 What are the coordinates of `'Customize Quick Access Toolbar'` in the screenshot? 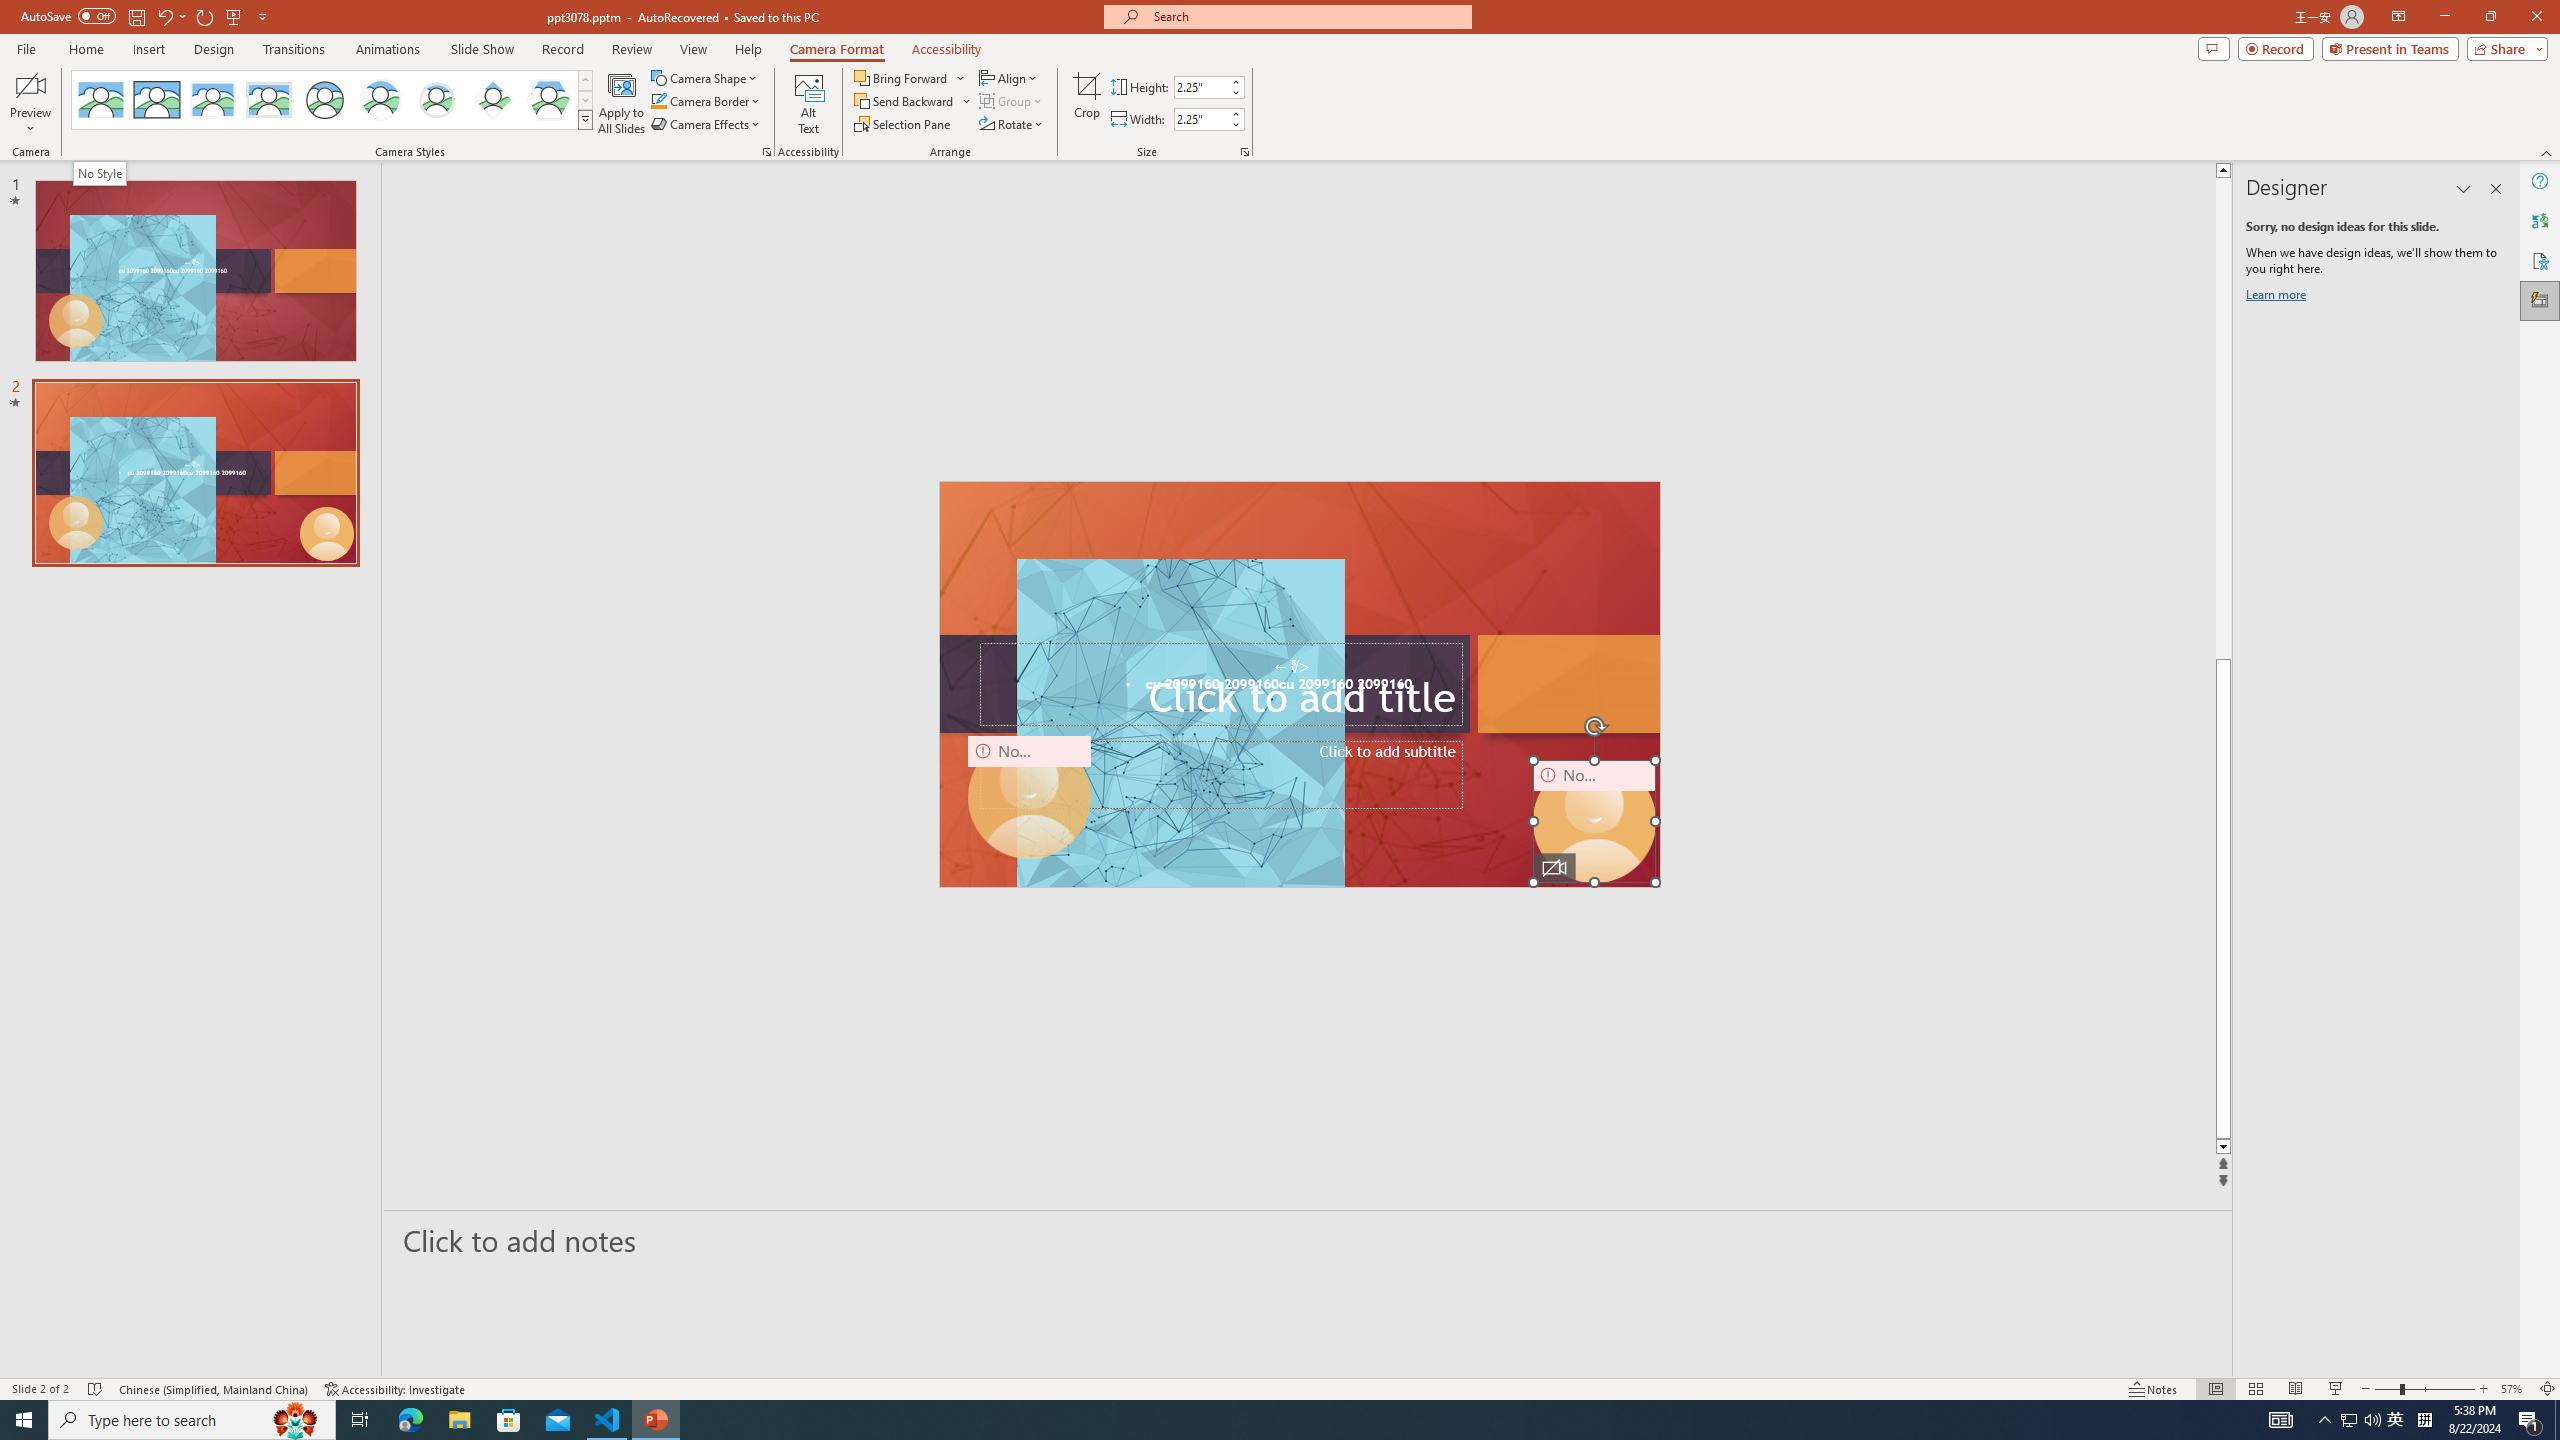 It's located at (261, 15).